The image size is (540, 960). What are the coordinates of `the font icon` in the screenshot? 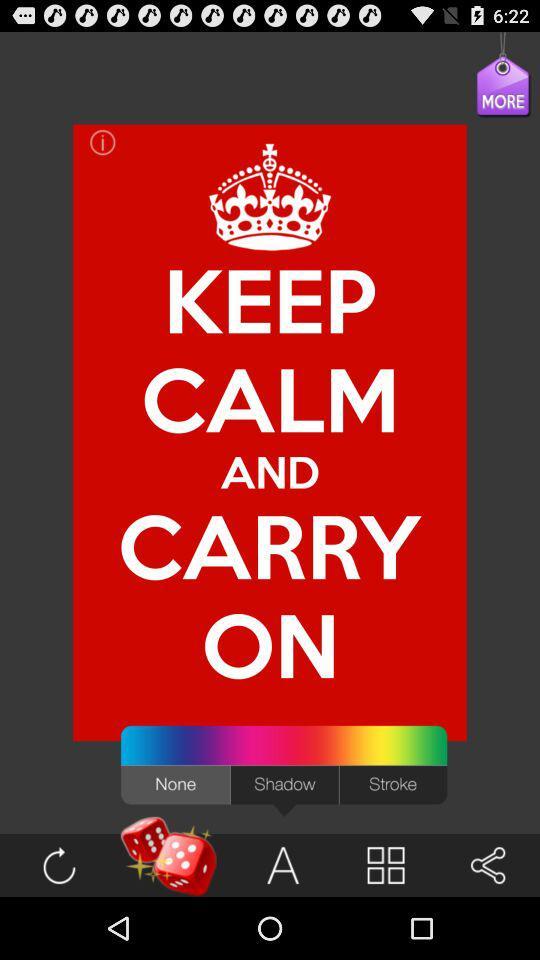 It's located at (282, 926).